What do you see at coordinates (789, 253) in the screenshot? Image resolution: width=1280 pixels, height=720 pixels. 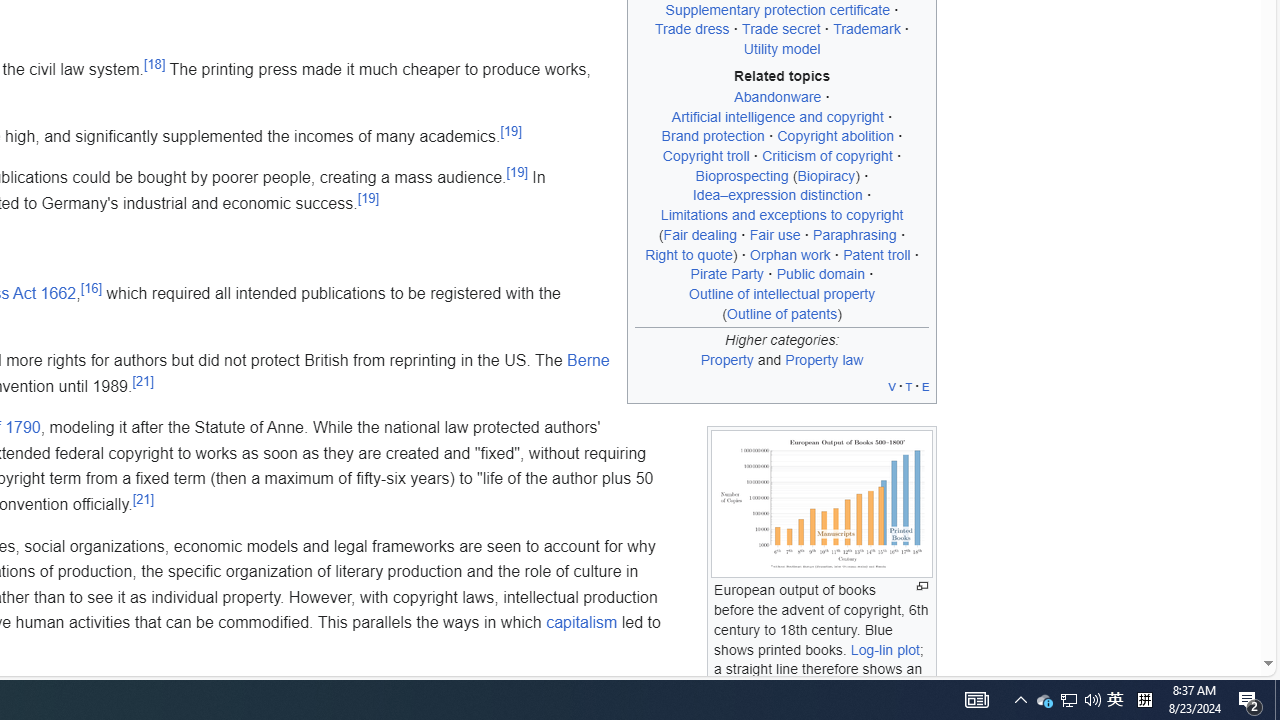 I see `'Orphan work'` at bounding box center [789, 253].